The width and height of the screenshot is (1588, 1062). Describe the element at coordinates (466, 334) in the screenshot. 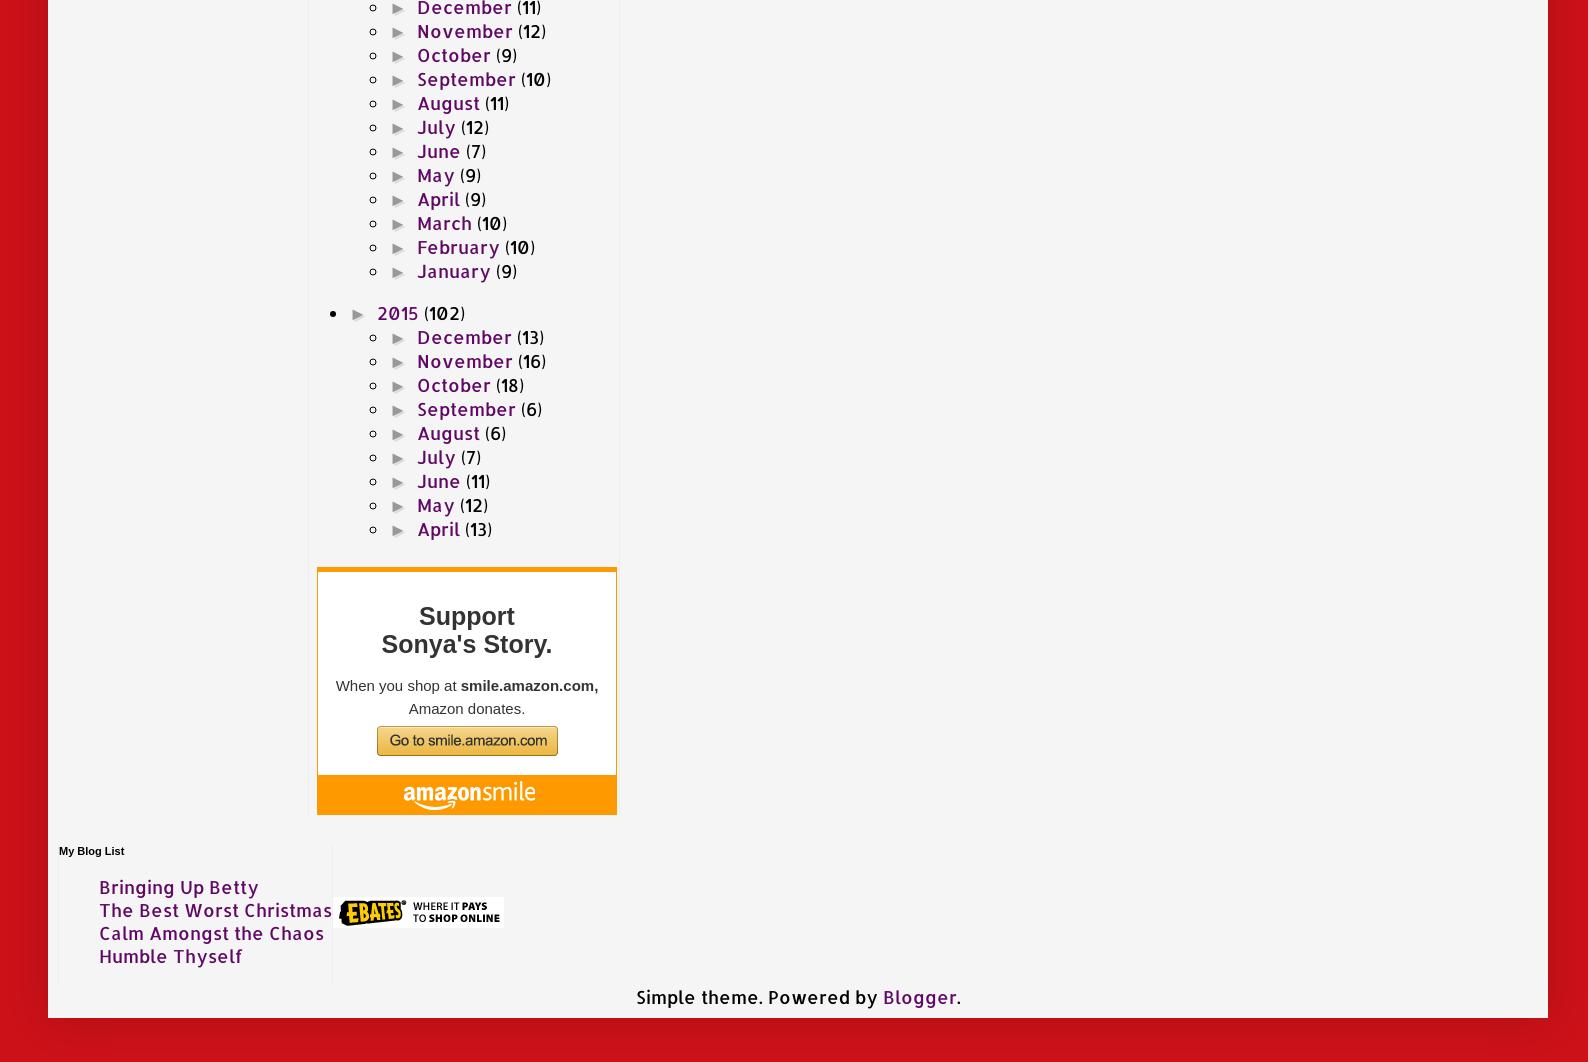

I see `'December'` at that location.